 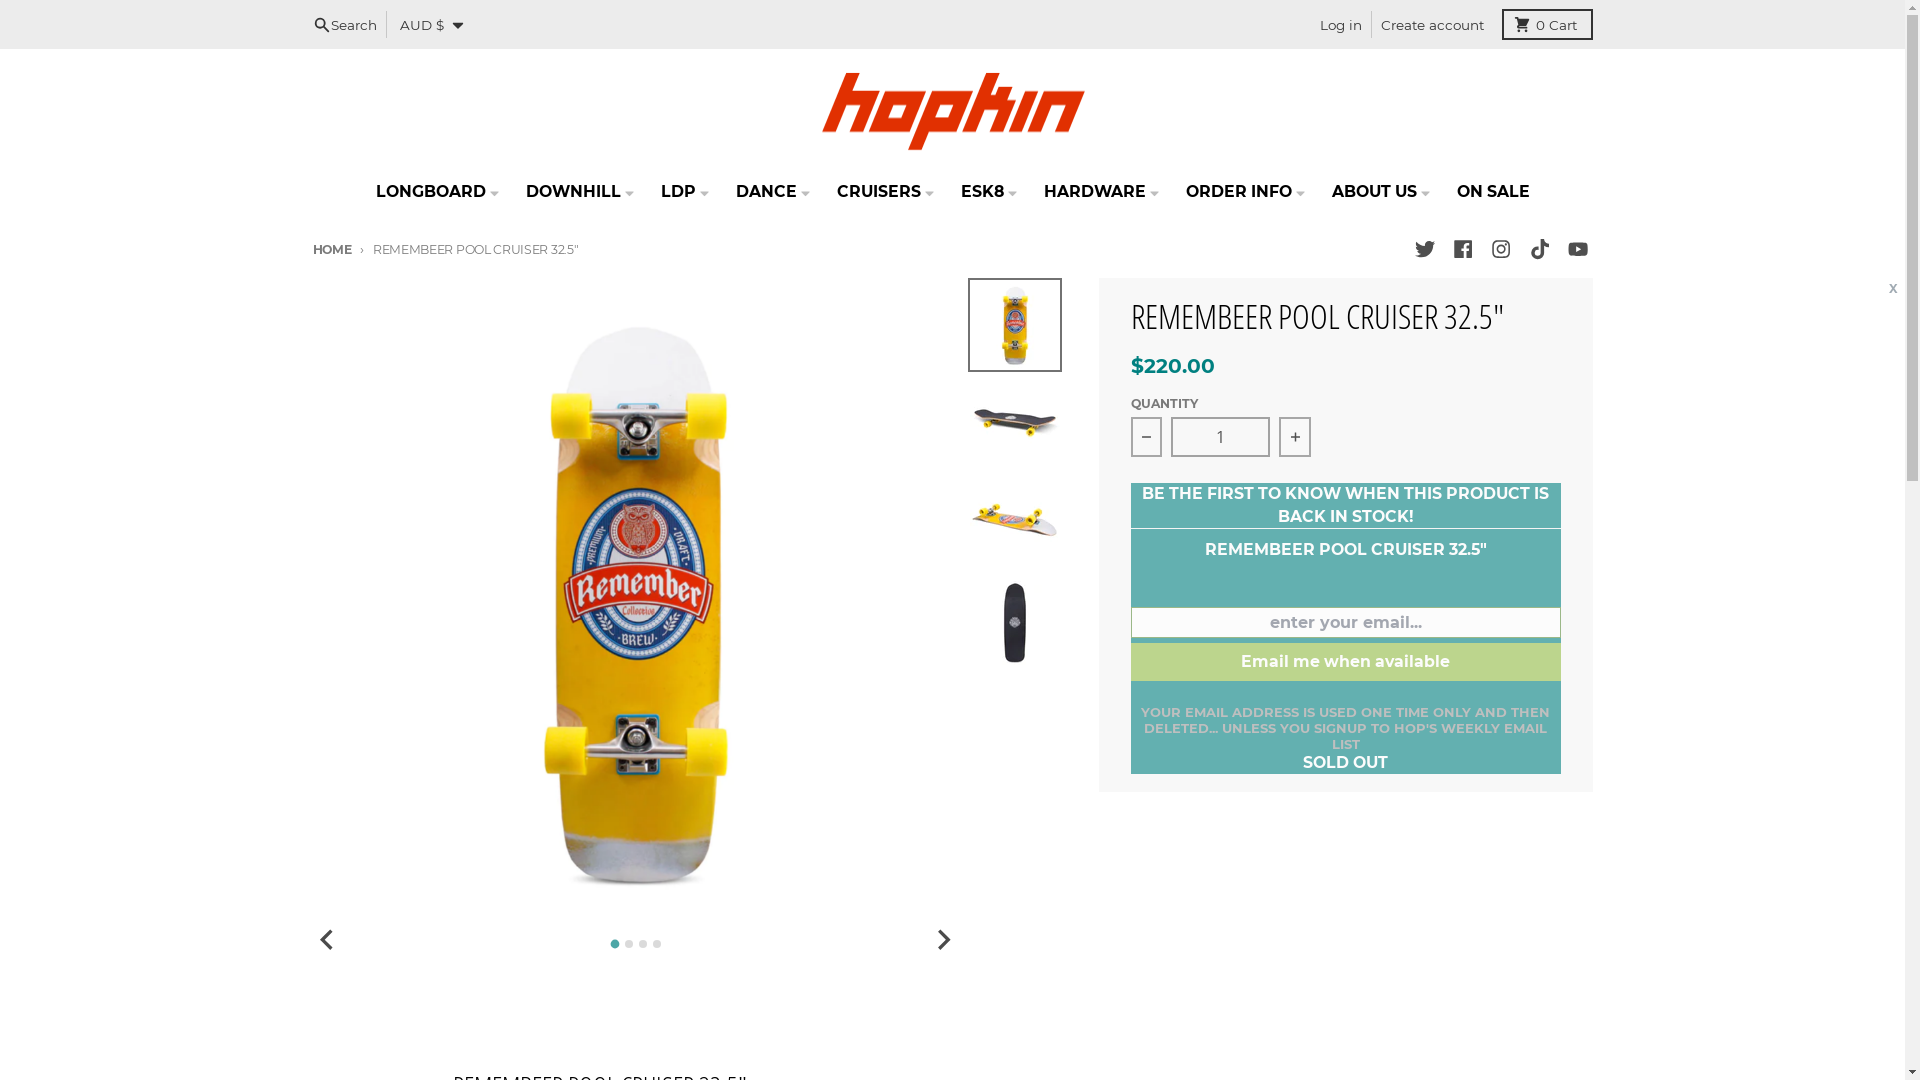 What do you see at coordinates (390, 24) in the screenshot?
I see `'AUD $'` at bounding box center [390, 24].